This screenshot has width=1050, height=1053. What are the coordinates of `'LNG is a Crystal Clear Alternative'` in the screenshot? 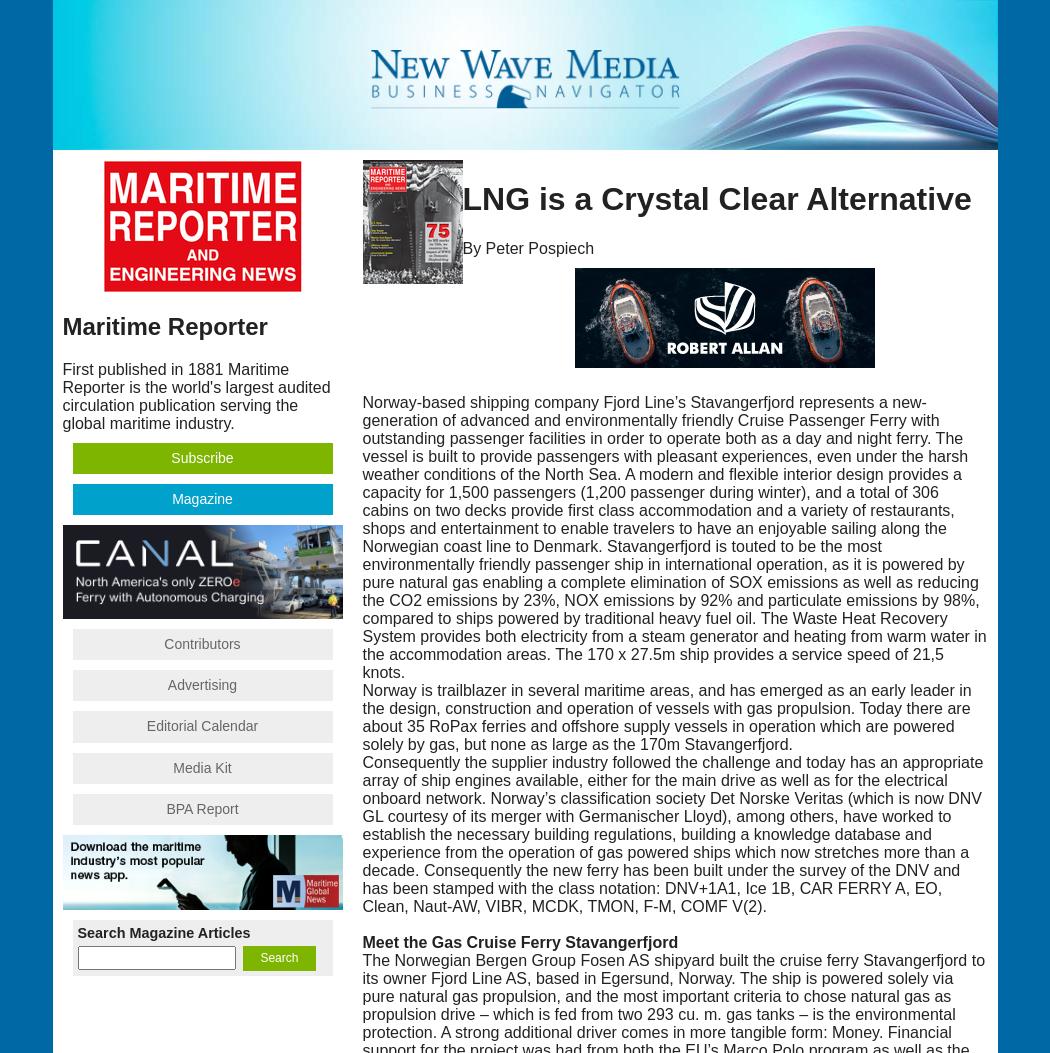 It's located at (462, 199).